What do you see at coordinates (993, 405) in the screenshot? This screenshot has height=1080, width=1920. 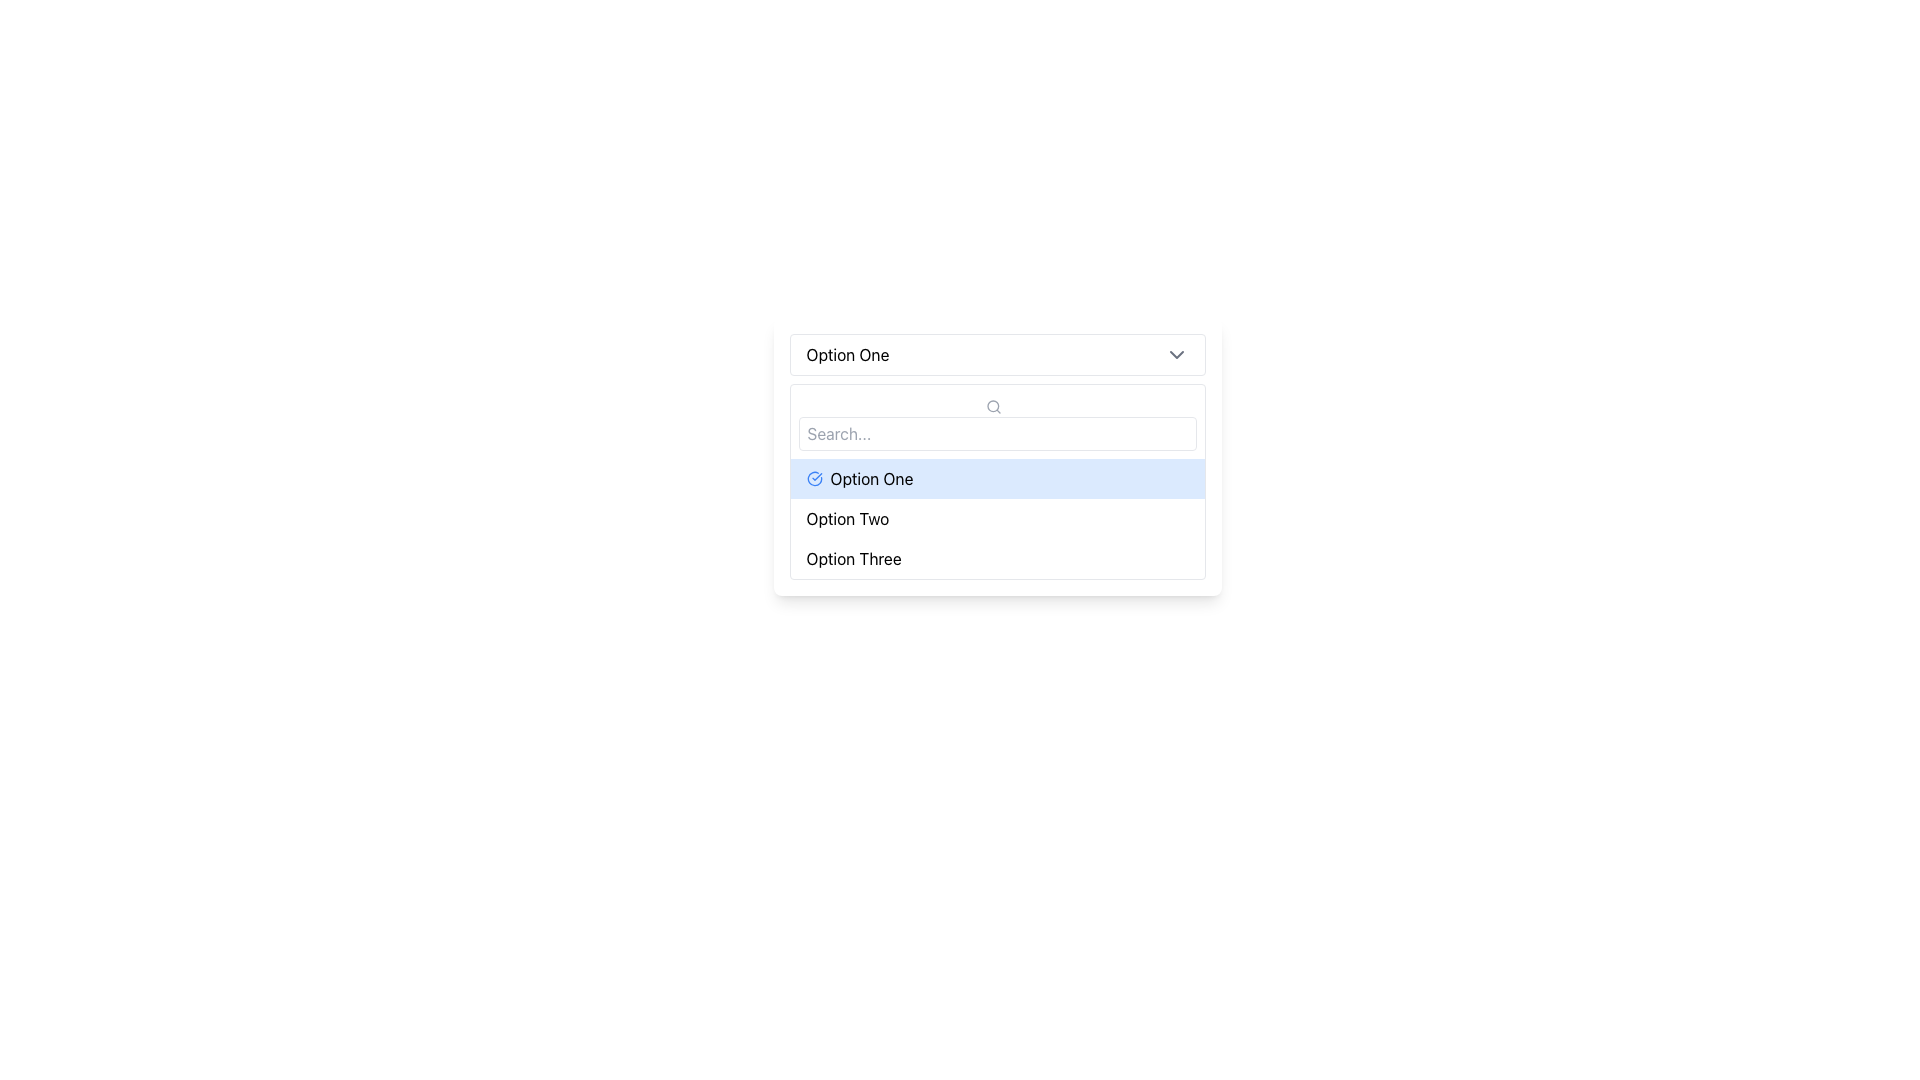 I see `the search indicator icon located at the top of the dropdown component, which suggests that the input field allows users` at bounding box center [993, 405].